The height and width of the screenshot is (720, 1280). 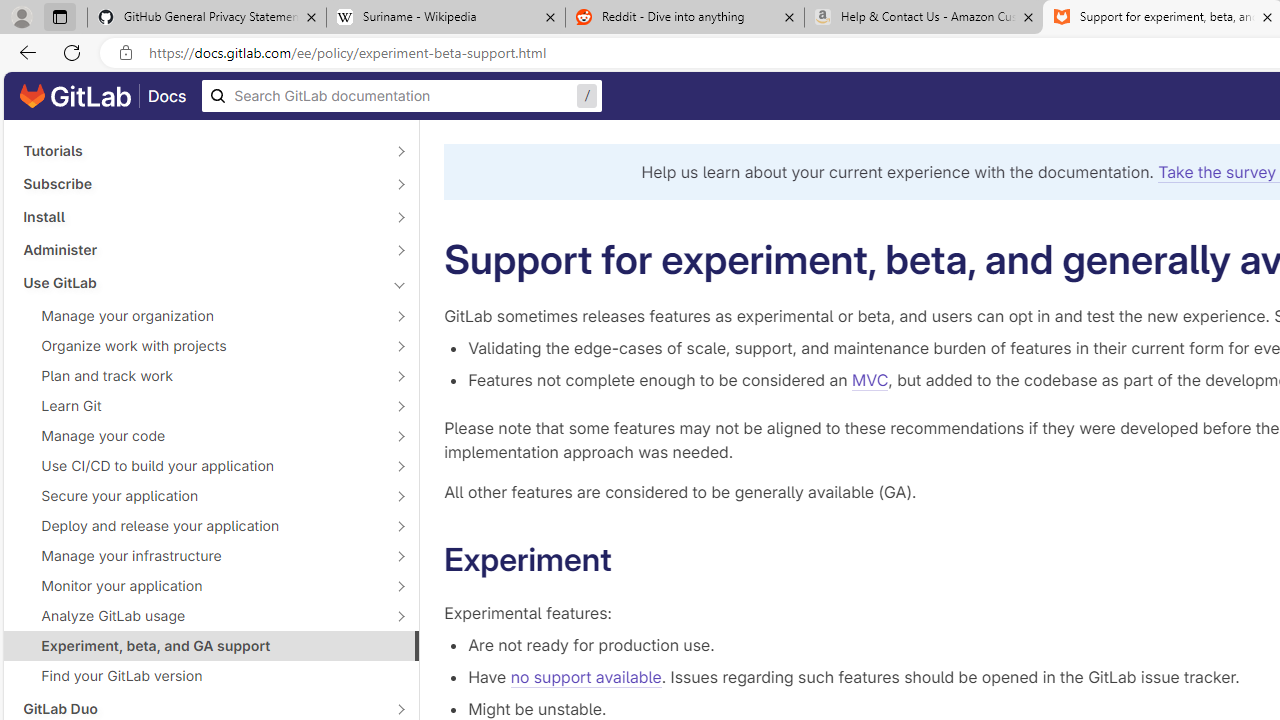 I want to click on 'Secure your application', so click(x=200, y=495).